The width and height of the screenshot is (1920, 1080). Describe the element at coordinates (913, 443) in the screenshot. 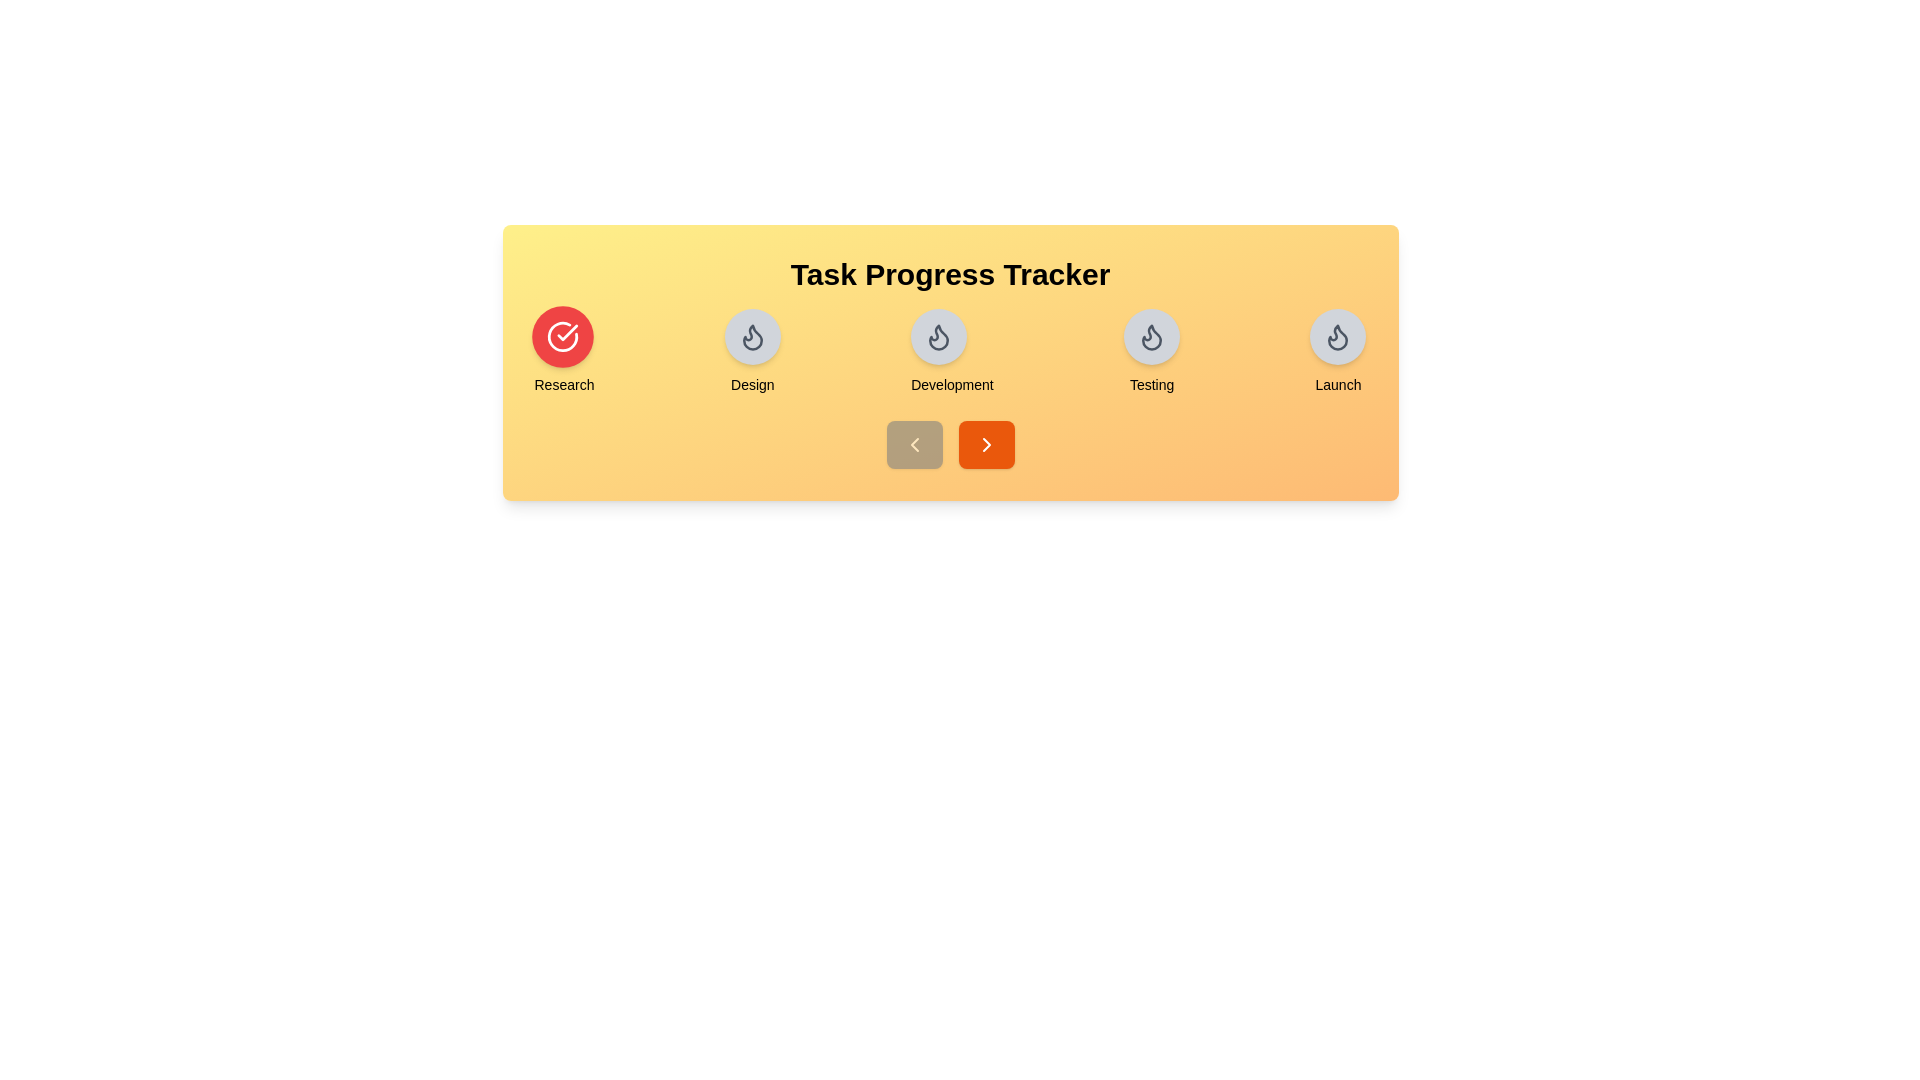

I see `the left-pointing chevron icon located on a muted background button at the lower center part of the interface, positioned to the left of a right-pointing chevron button` at that location.